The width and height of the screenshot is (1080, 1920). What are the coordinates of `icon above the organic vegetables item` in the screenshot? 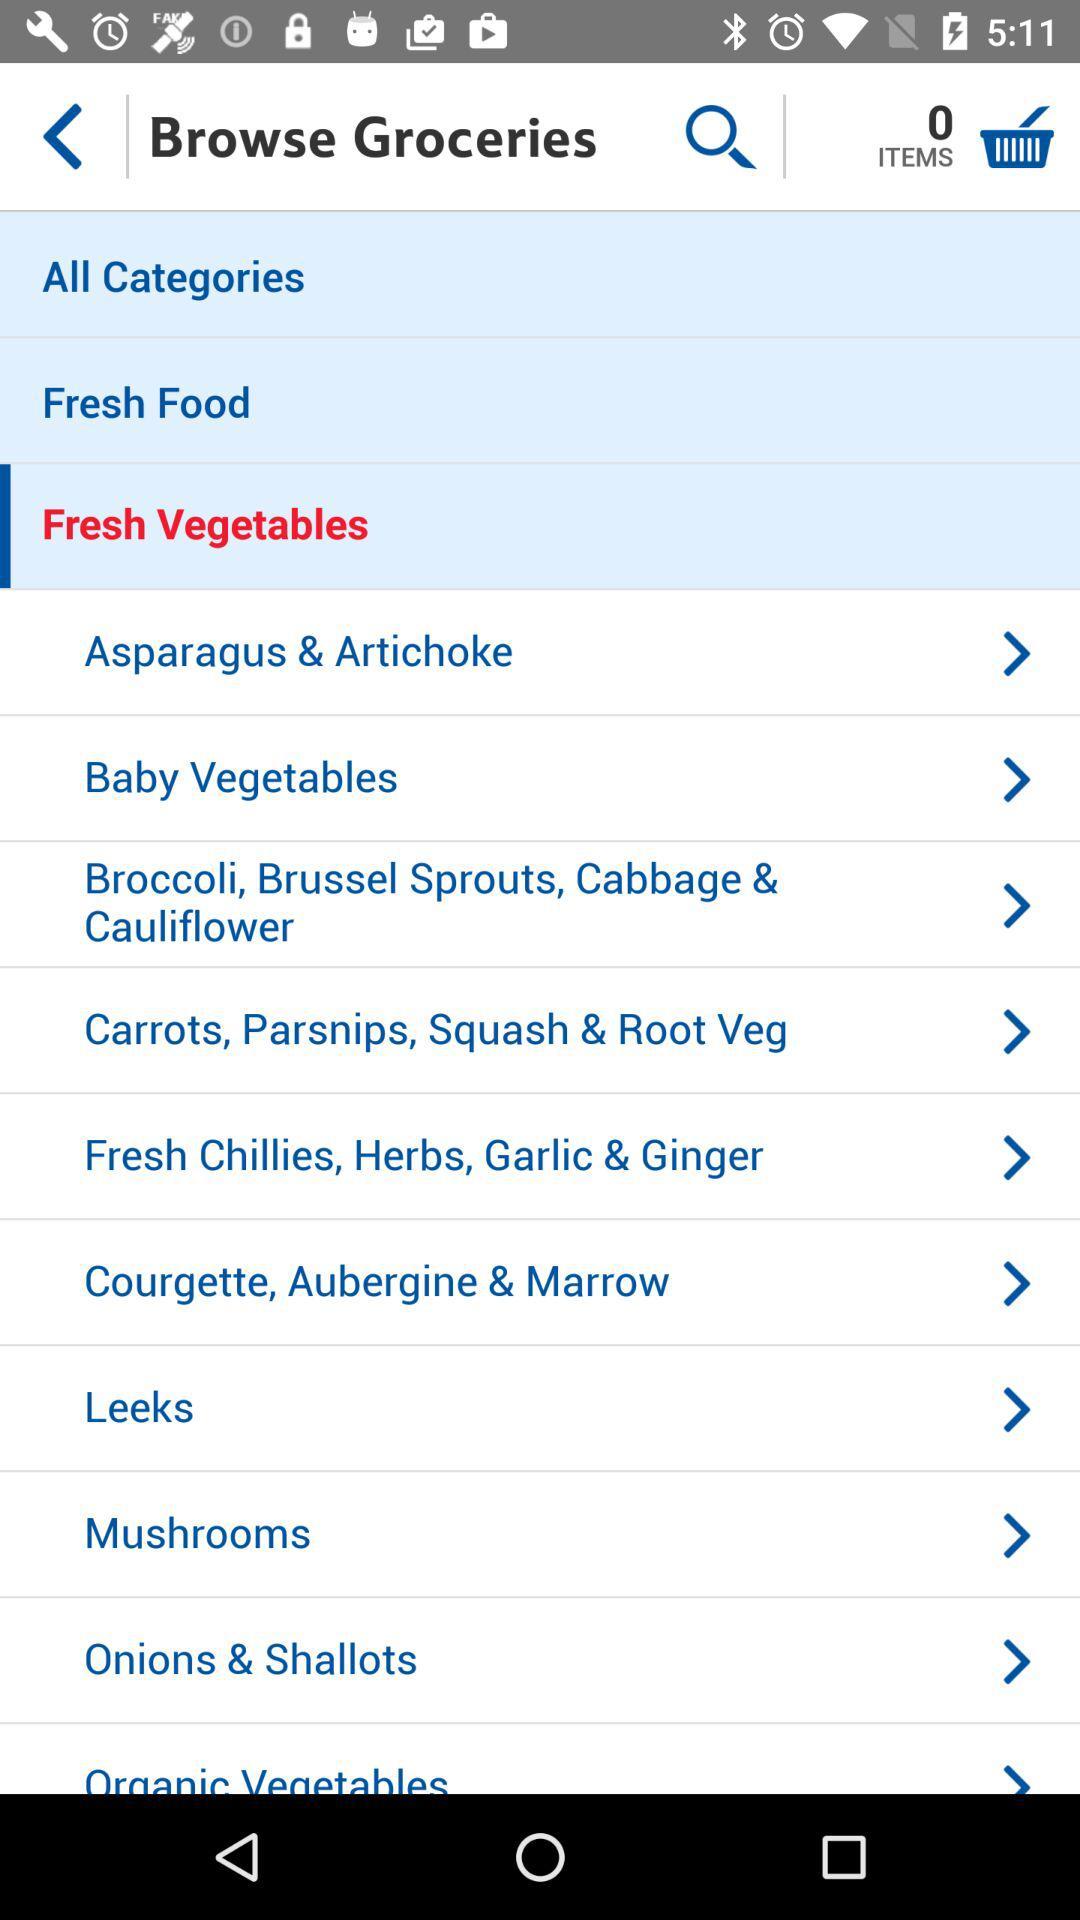 It's located at (540, 1661).